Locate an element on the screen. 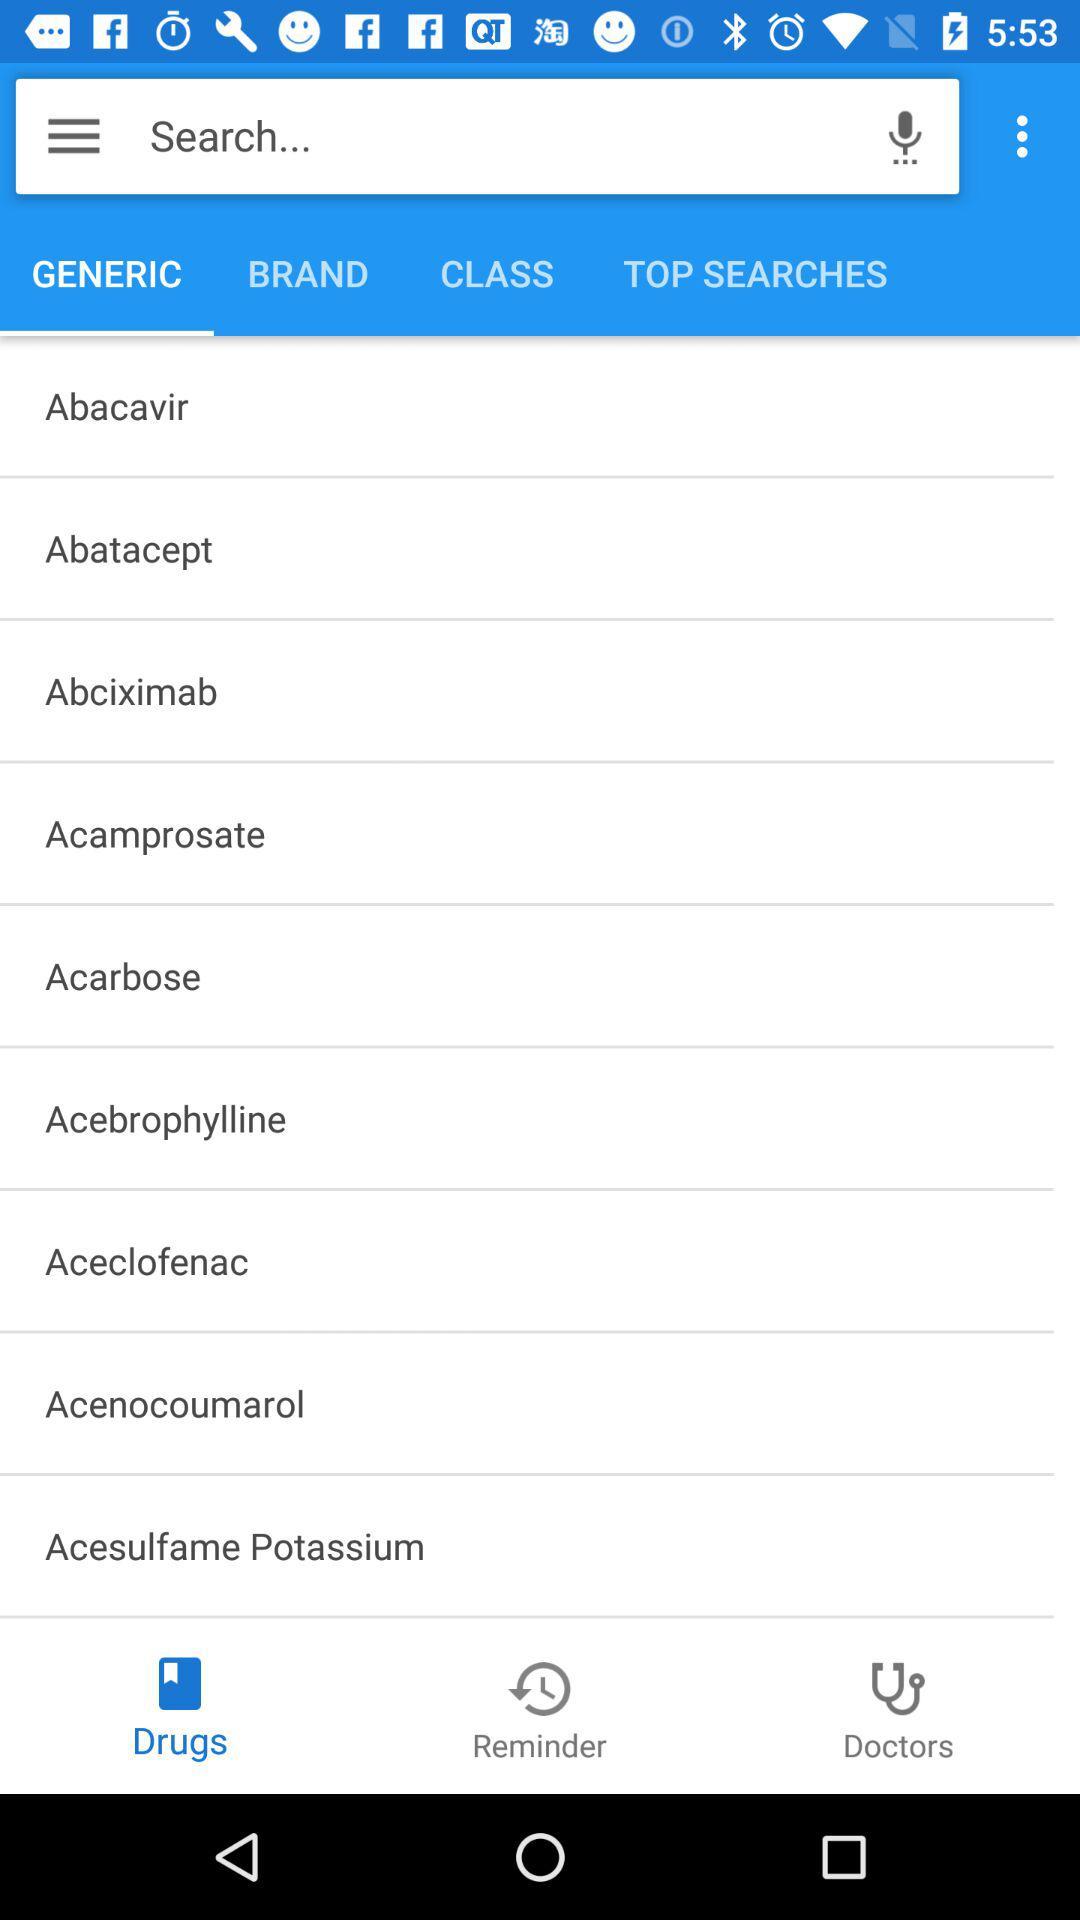 This screenshot has width=1080, height=1920. item below the aceclofenac is located at coordinates (525, 1402).